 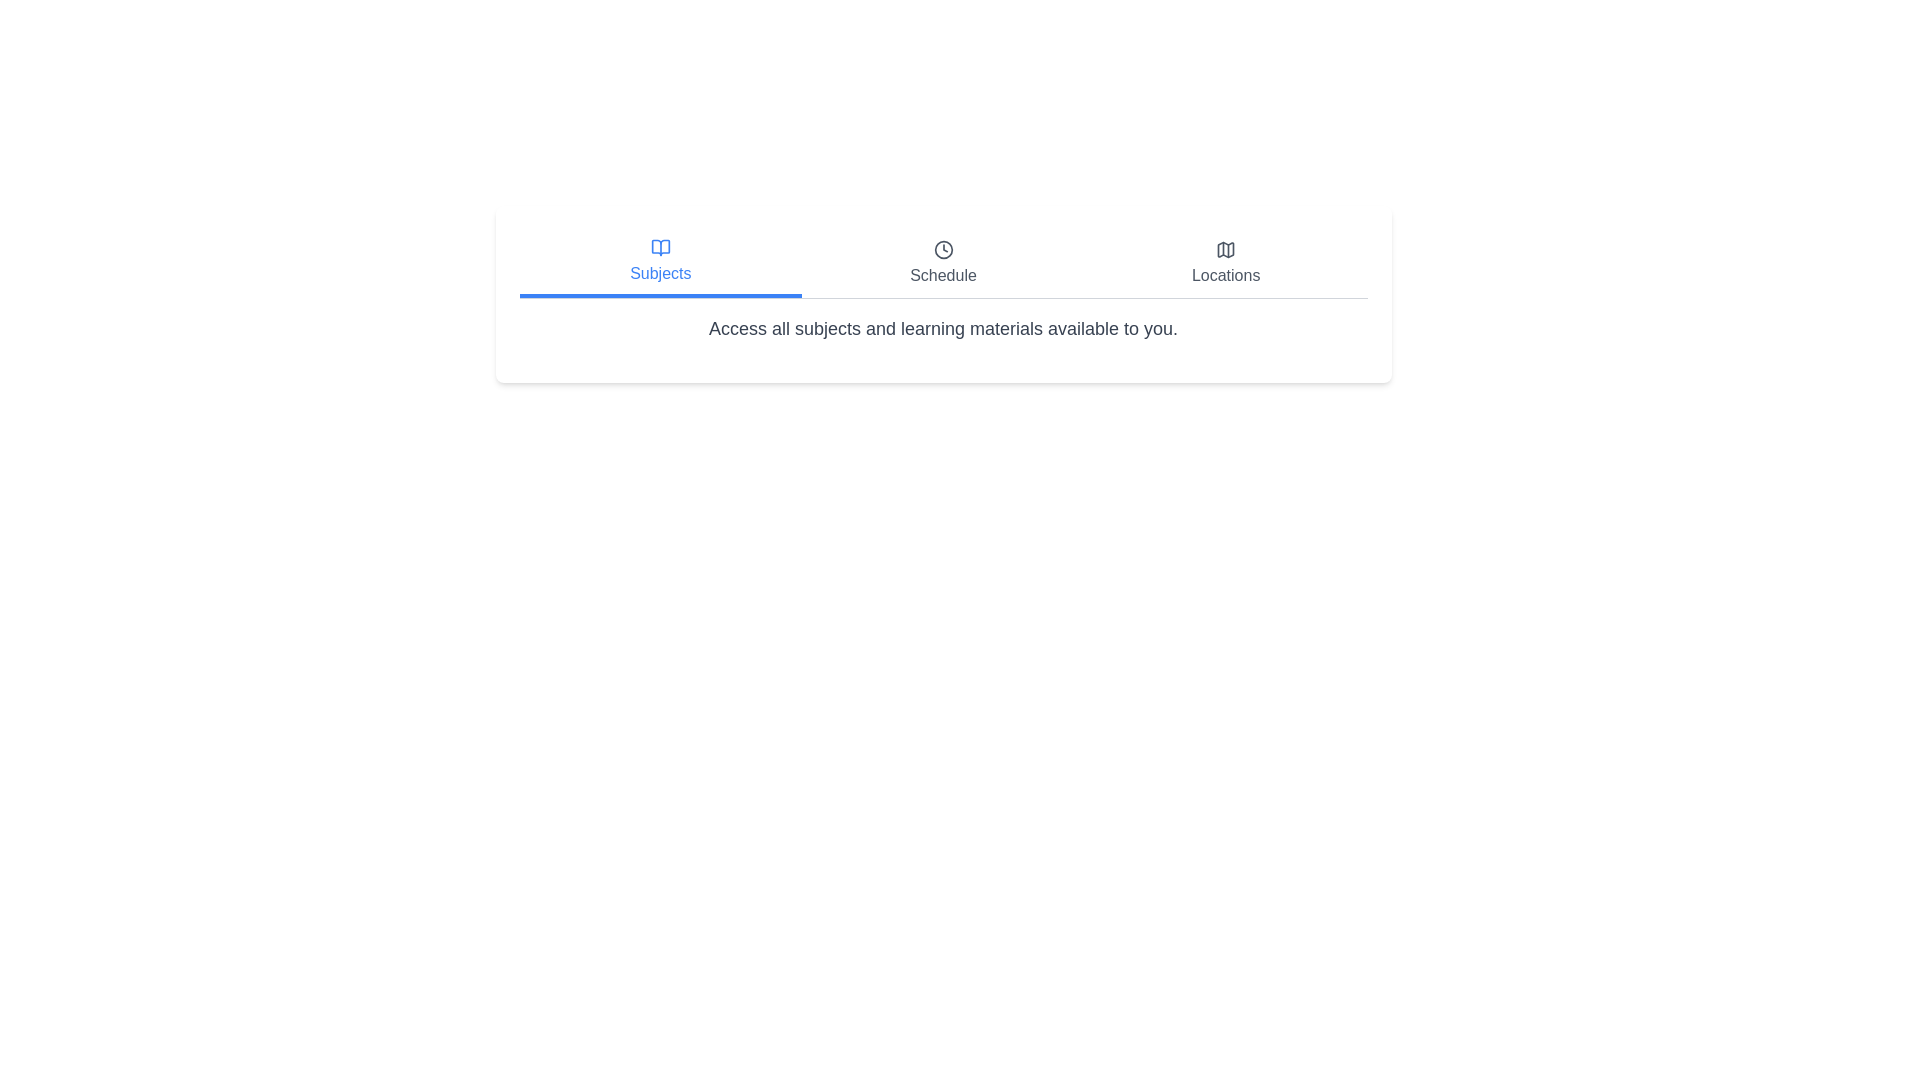 I want to click on the Locations tab, so click(x=1225, y=262).